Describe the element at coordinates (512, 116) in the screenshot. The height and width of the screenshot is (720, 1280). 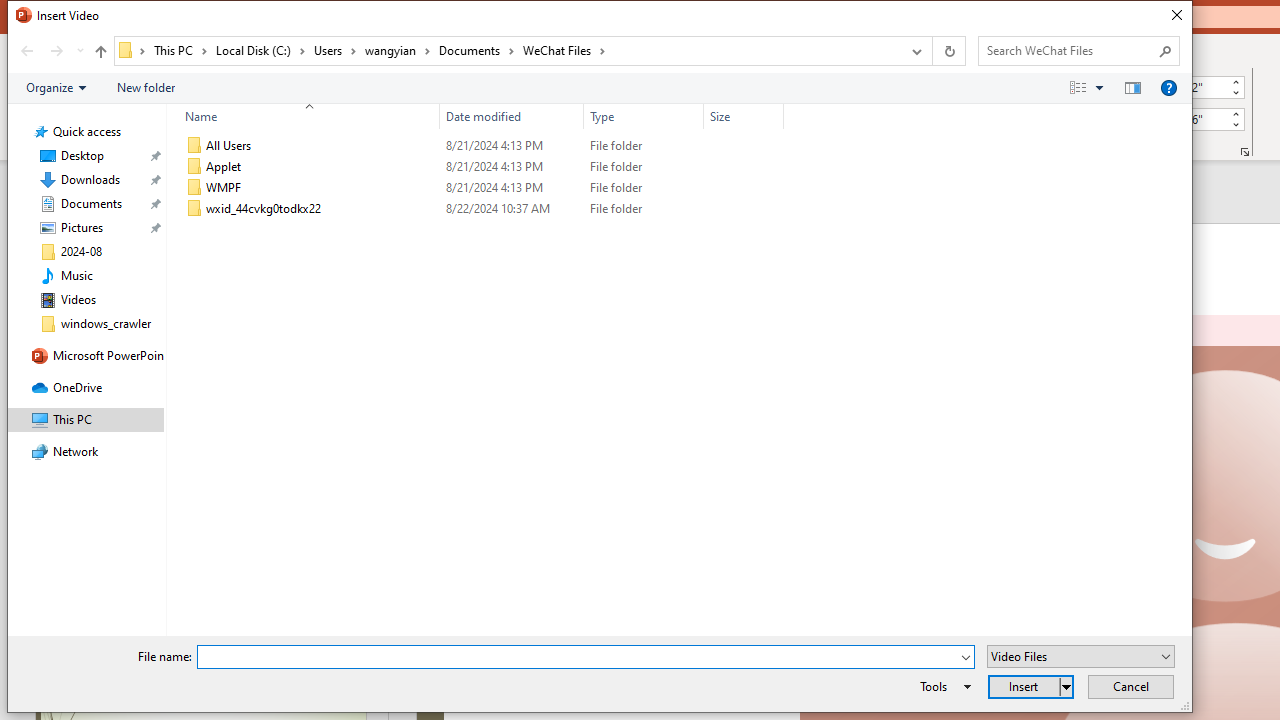
I see `'Date modified'` at that location.